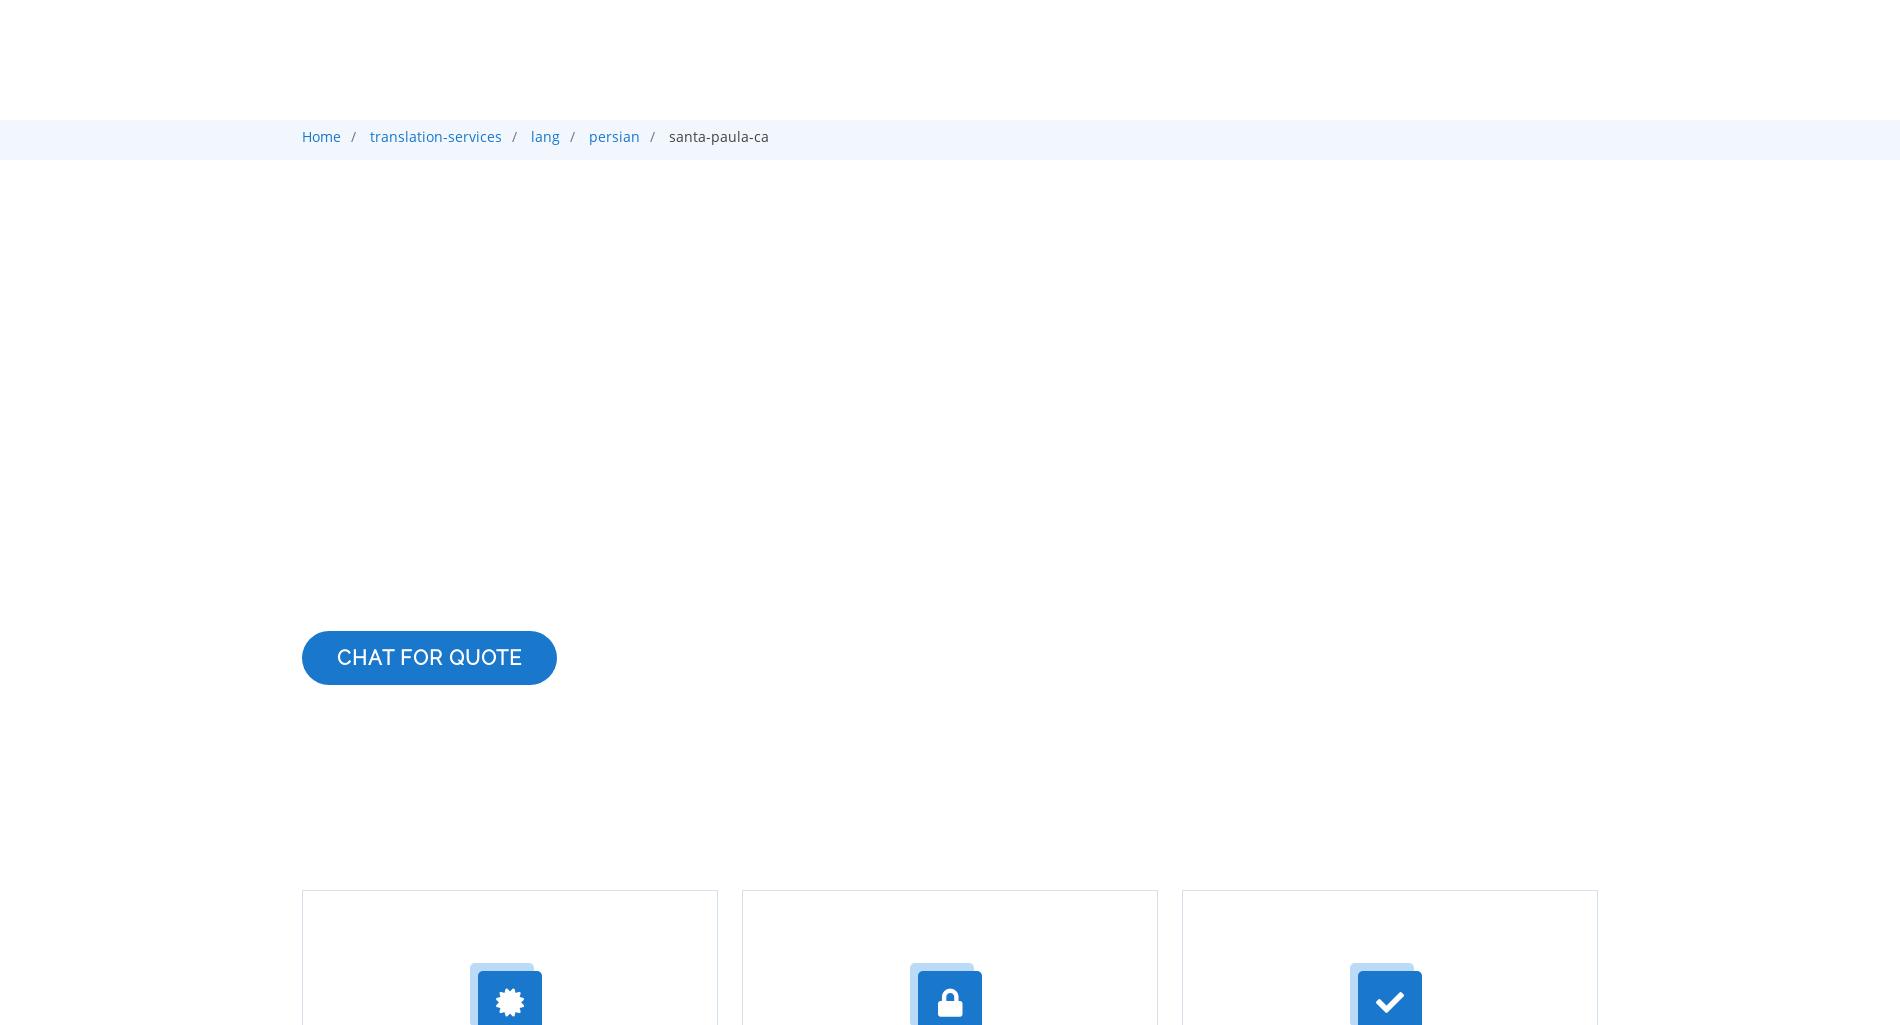 This screenshot has height=1025, width=1900. What do you see at coordinates (431, 812) in the screenshot?
I see `'Swiss'` at bounding box center [431, 812].